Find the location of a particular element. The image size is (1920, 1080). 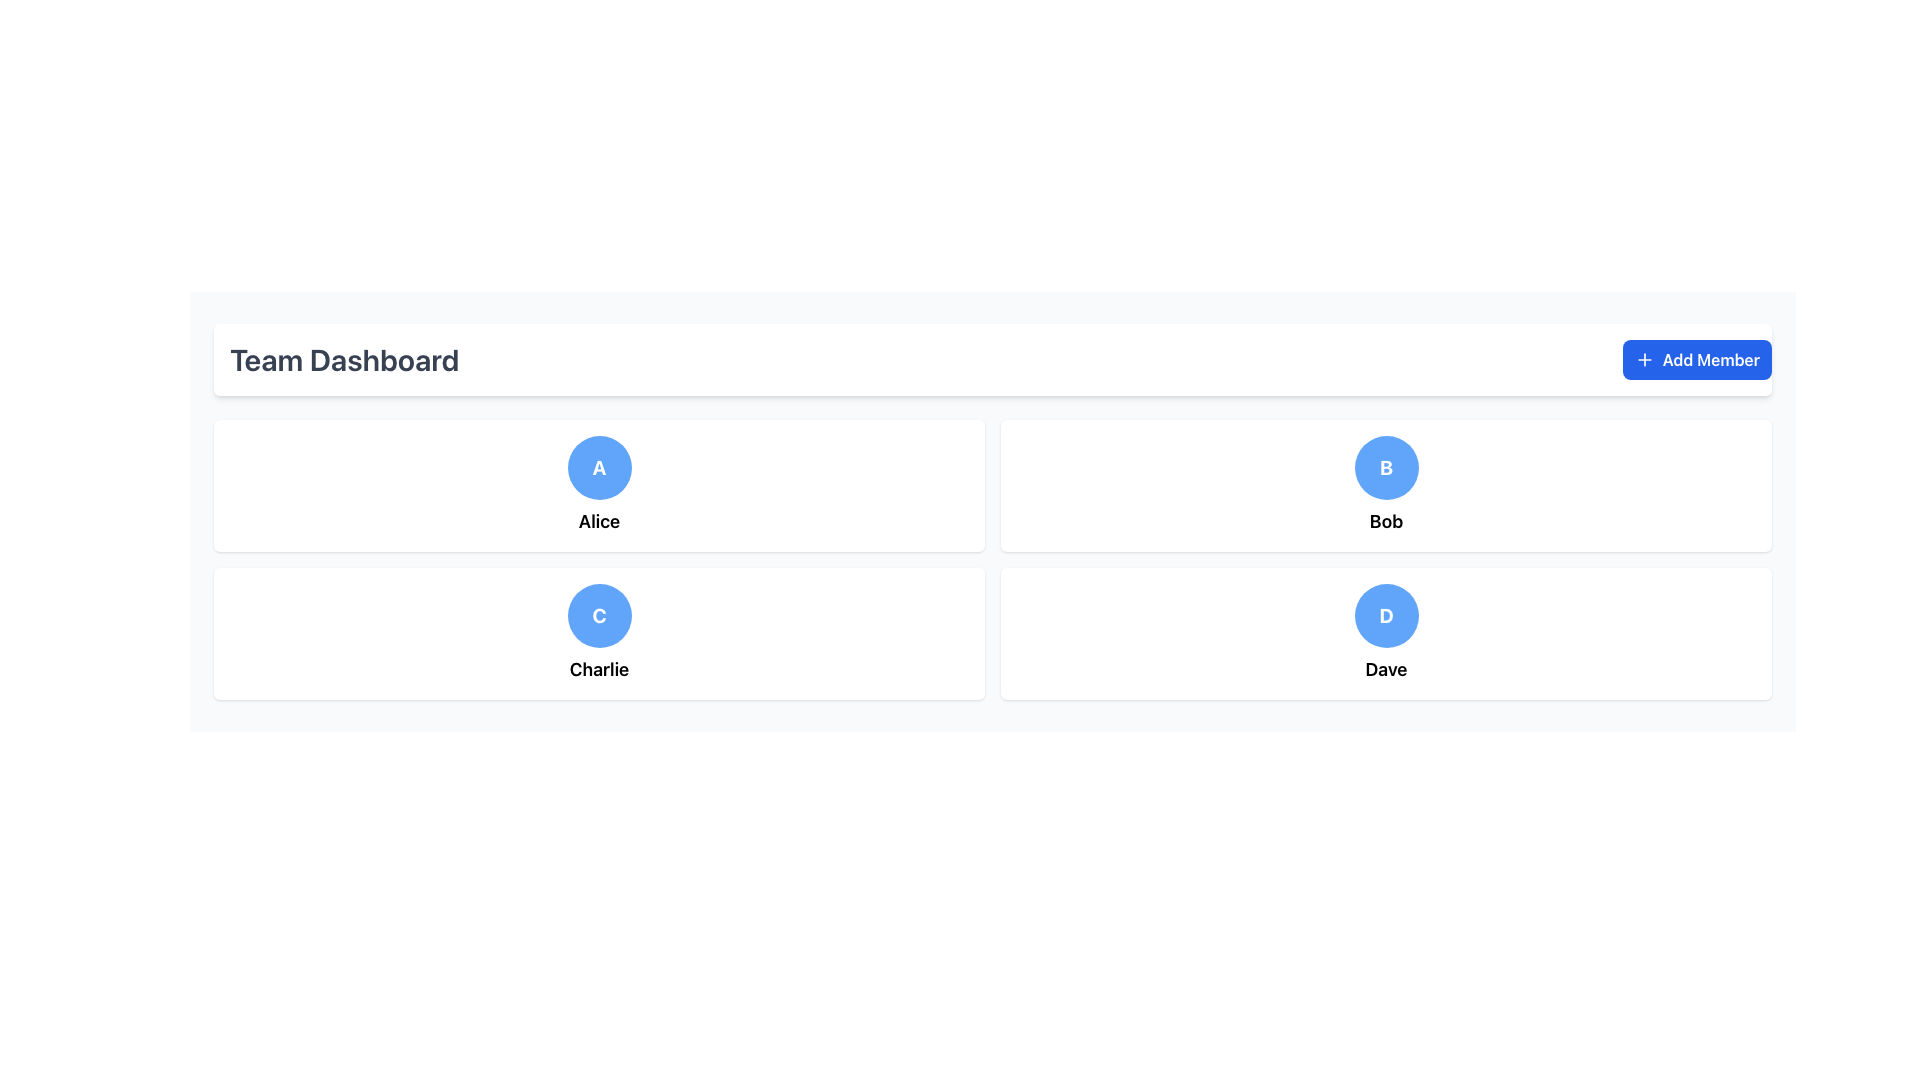

text label identifying the entity 'Alice', which is located below the blue circular icon labeled 'A' in the top left card of a 2x2 grid layout is located at coordinates (598, 520).